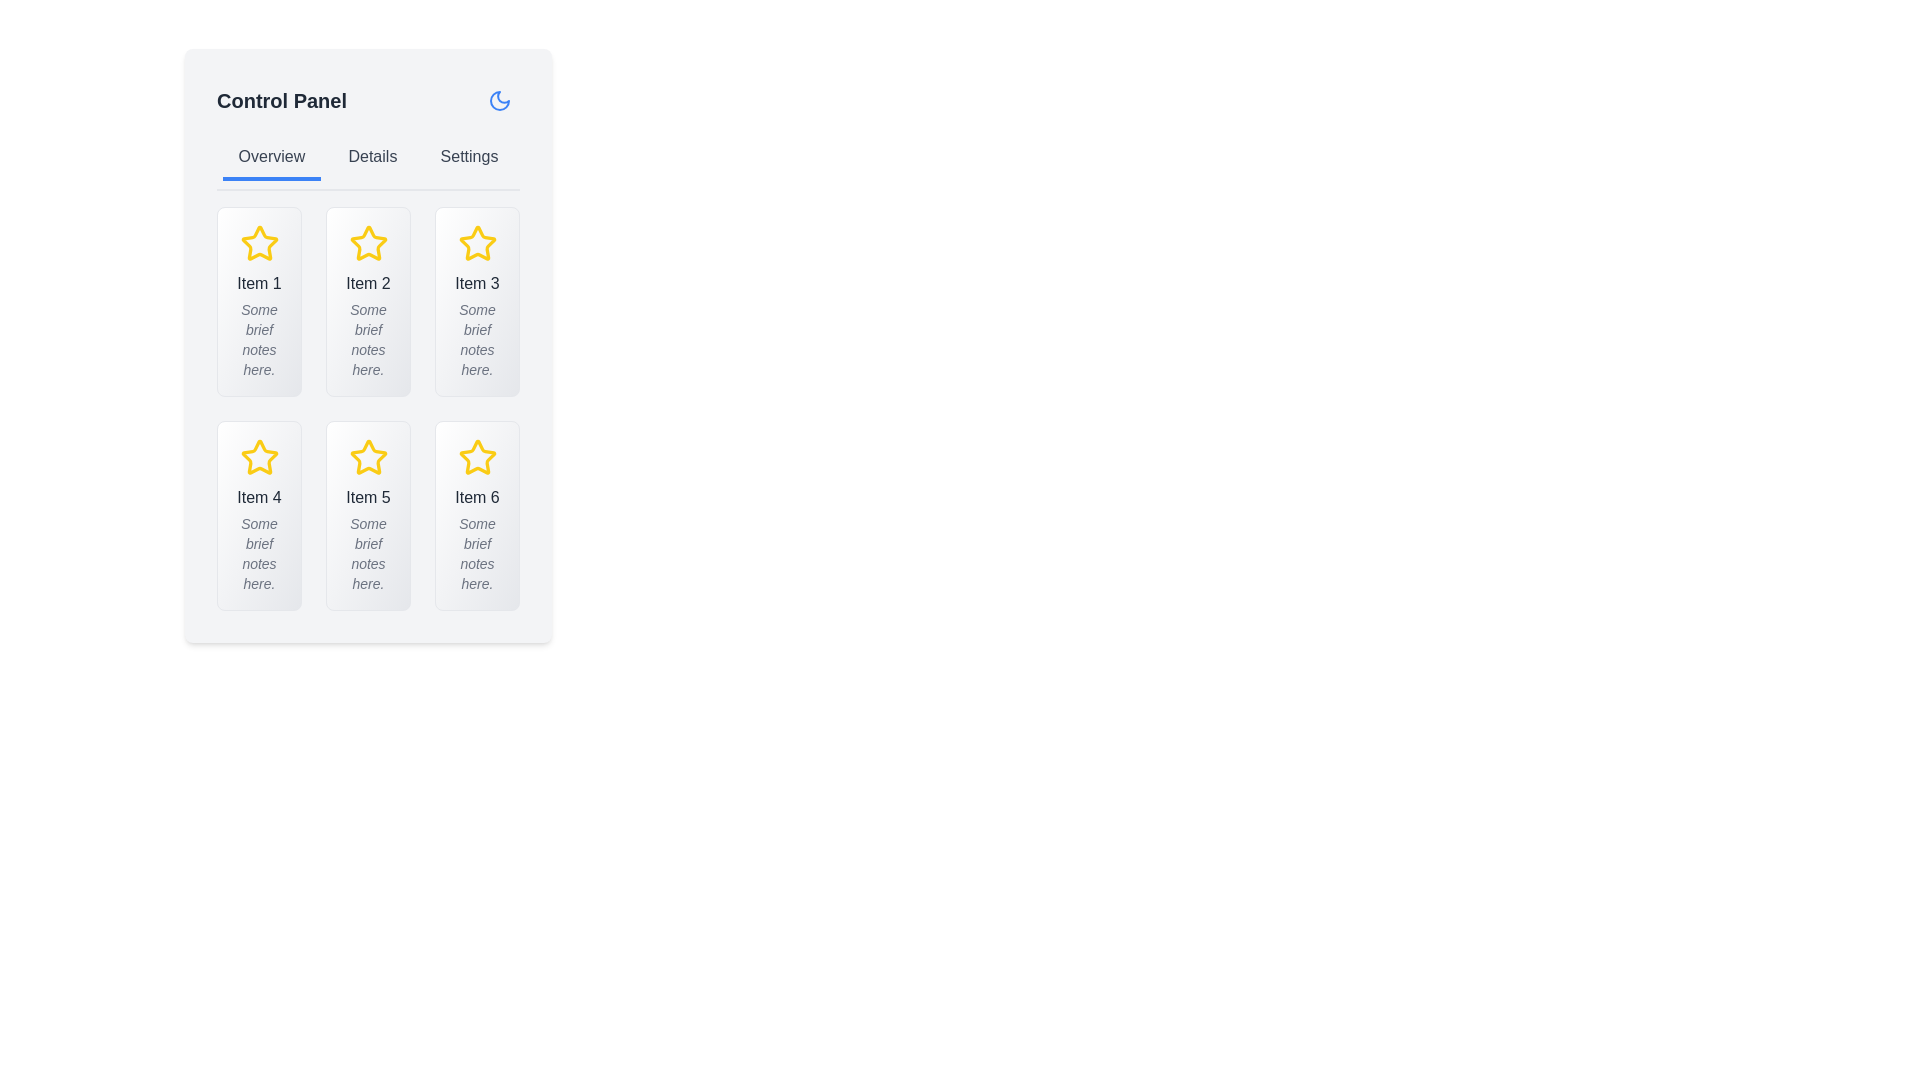  I want to click on the sixth card in the grid structure, which displays a star icon and the text 'Item 6' with brief notes, so click(476, 515).